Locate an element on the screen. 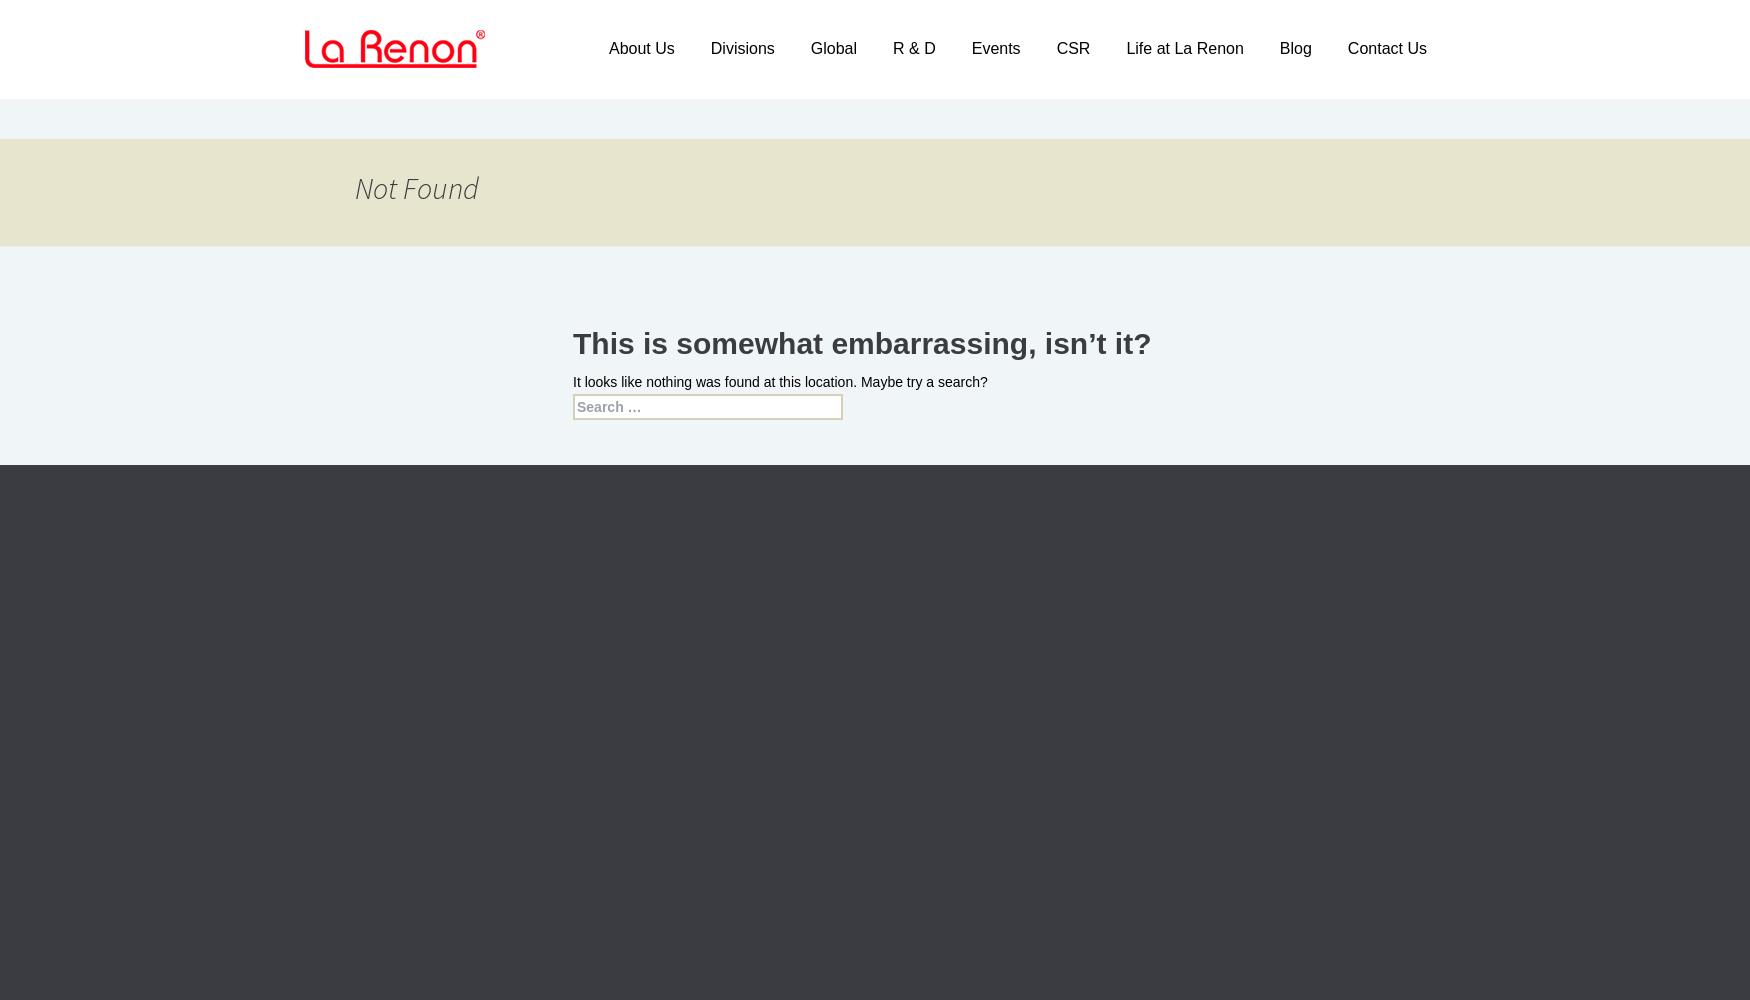 The height and width of the screenshot is (1000, 1750). 'Congratulations Team @LaRenon1 as we partner @sequoia for an investment of 100 Crores.' is located at coordinates (719, 771).